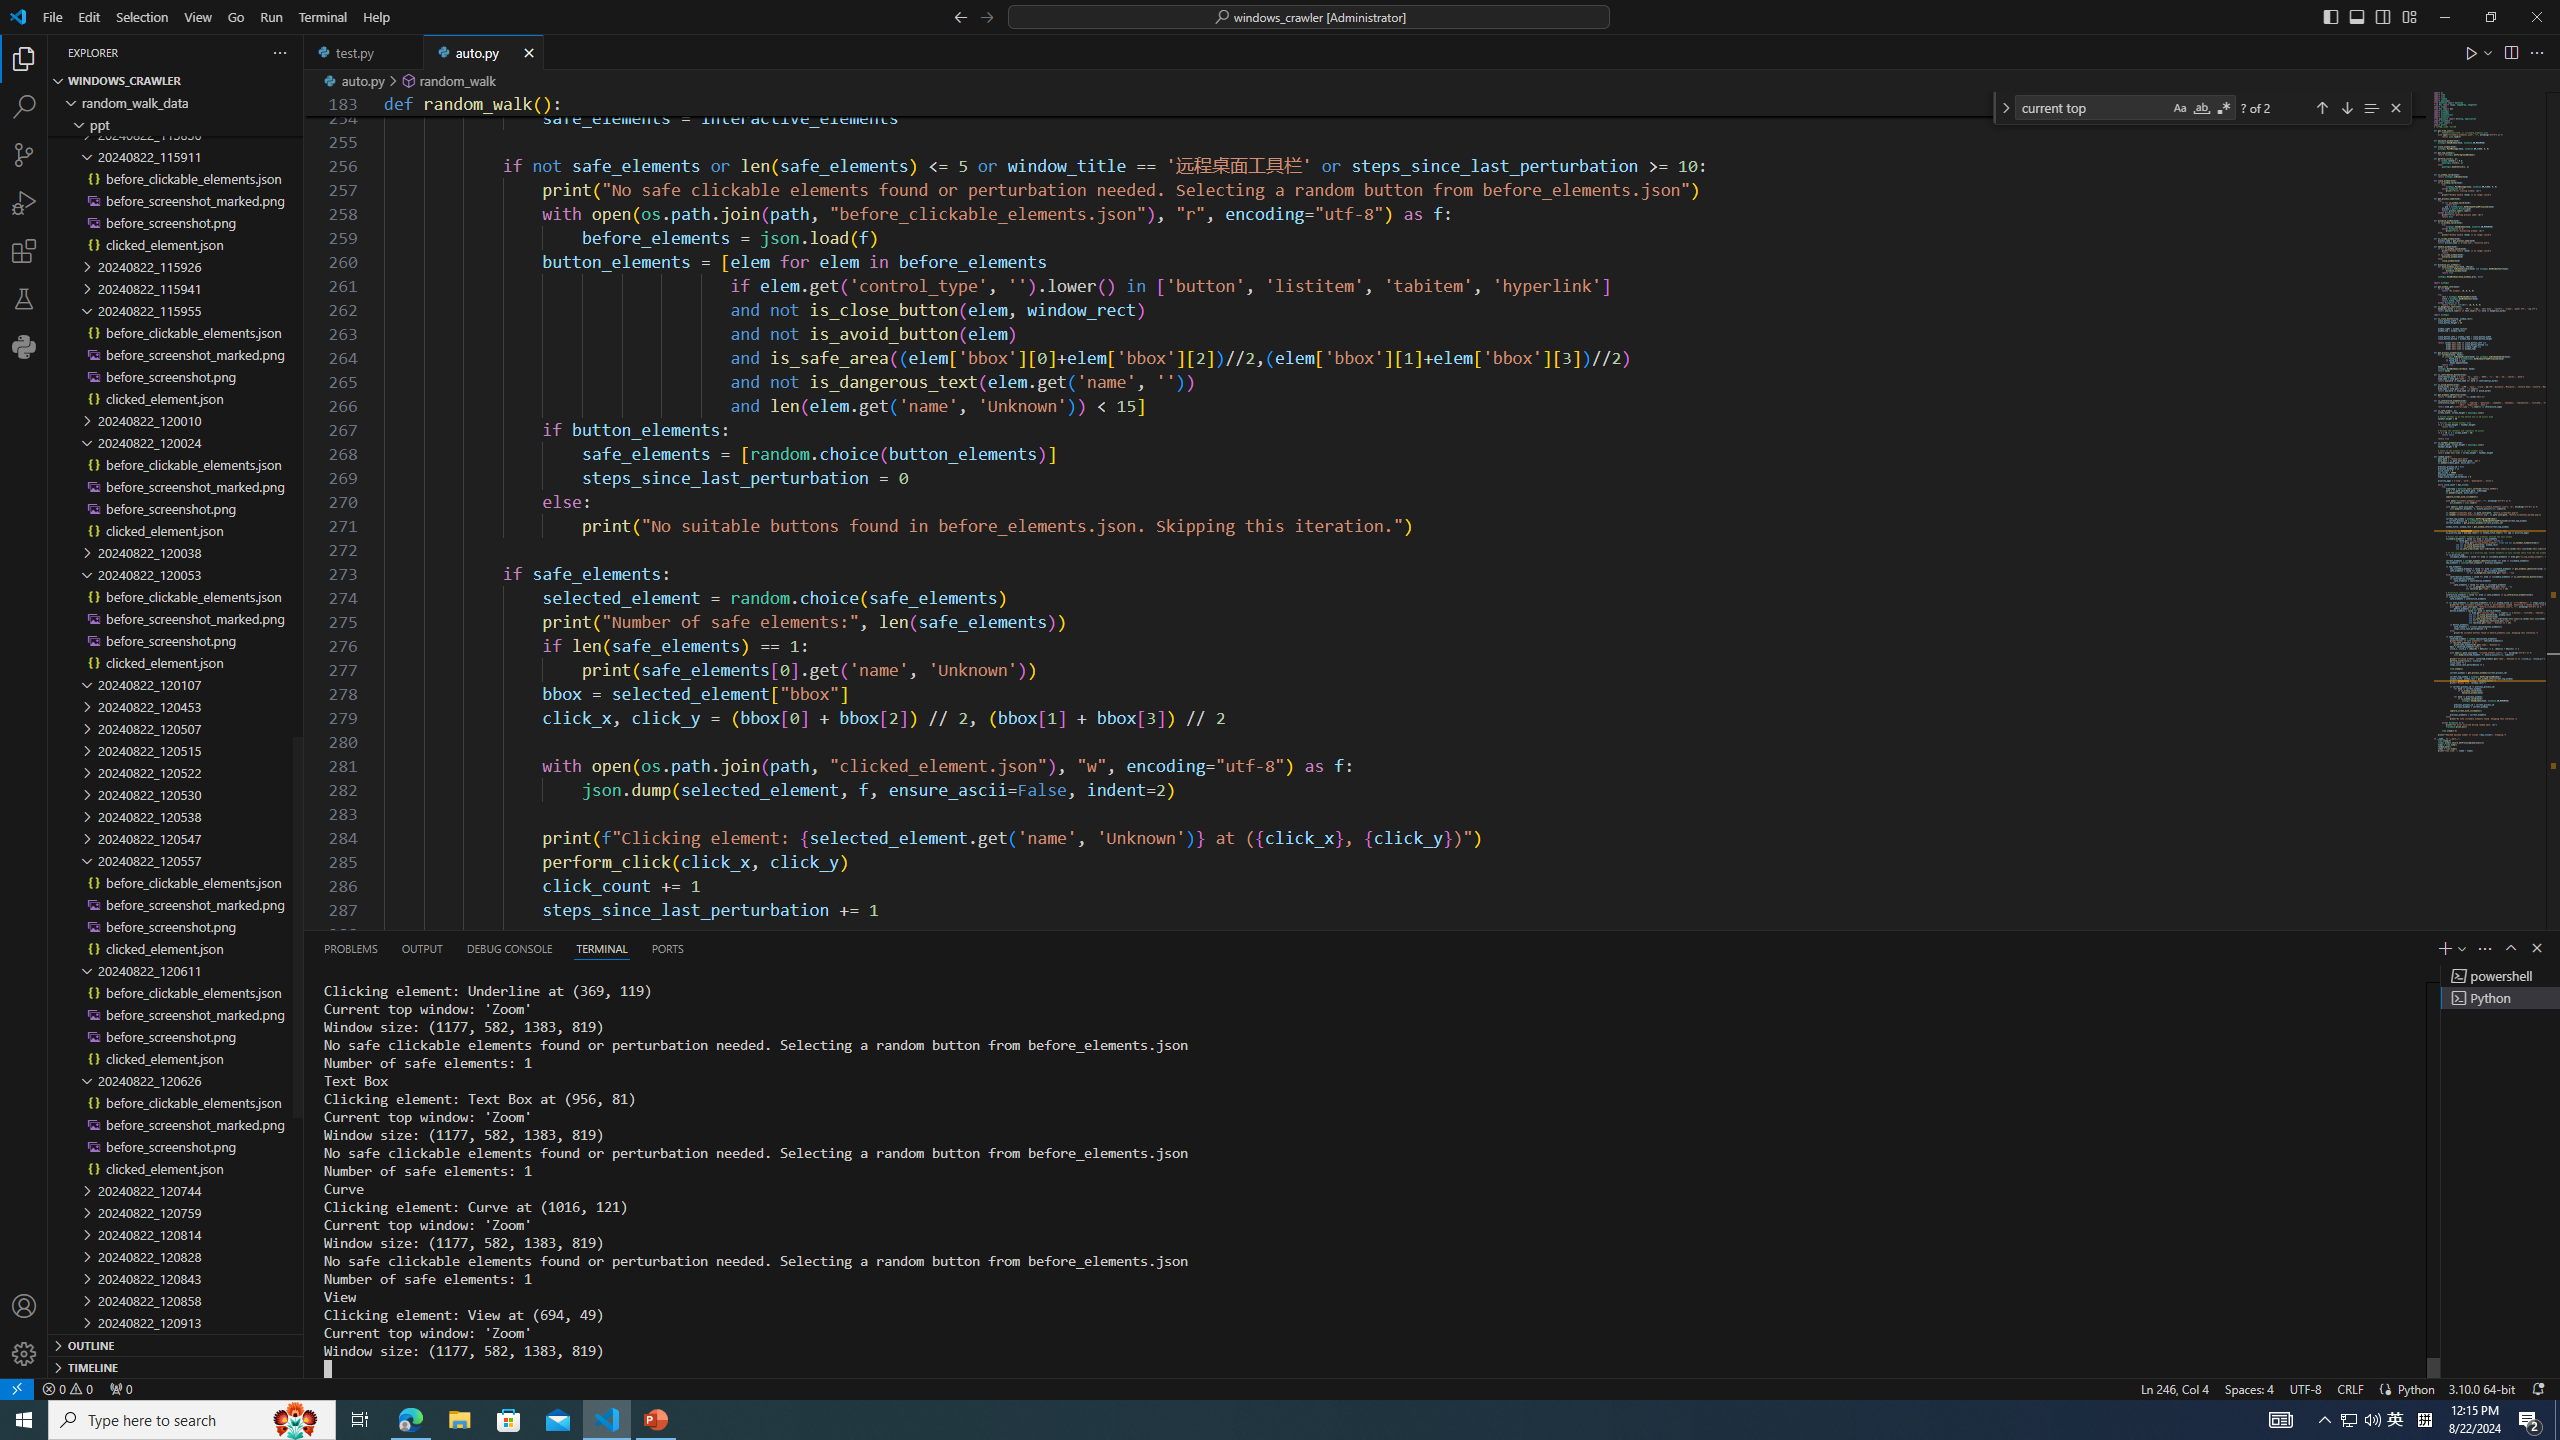 Image resolution: width=2560 pixels, height=1440 pixels. I want to click on 'Spaces: 4', so click(2247, 1387).